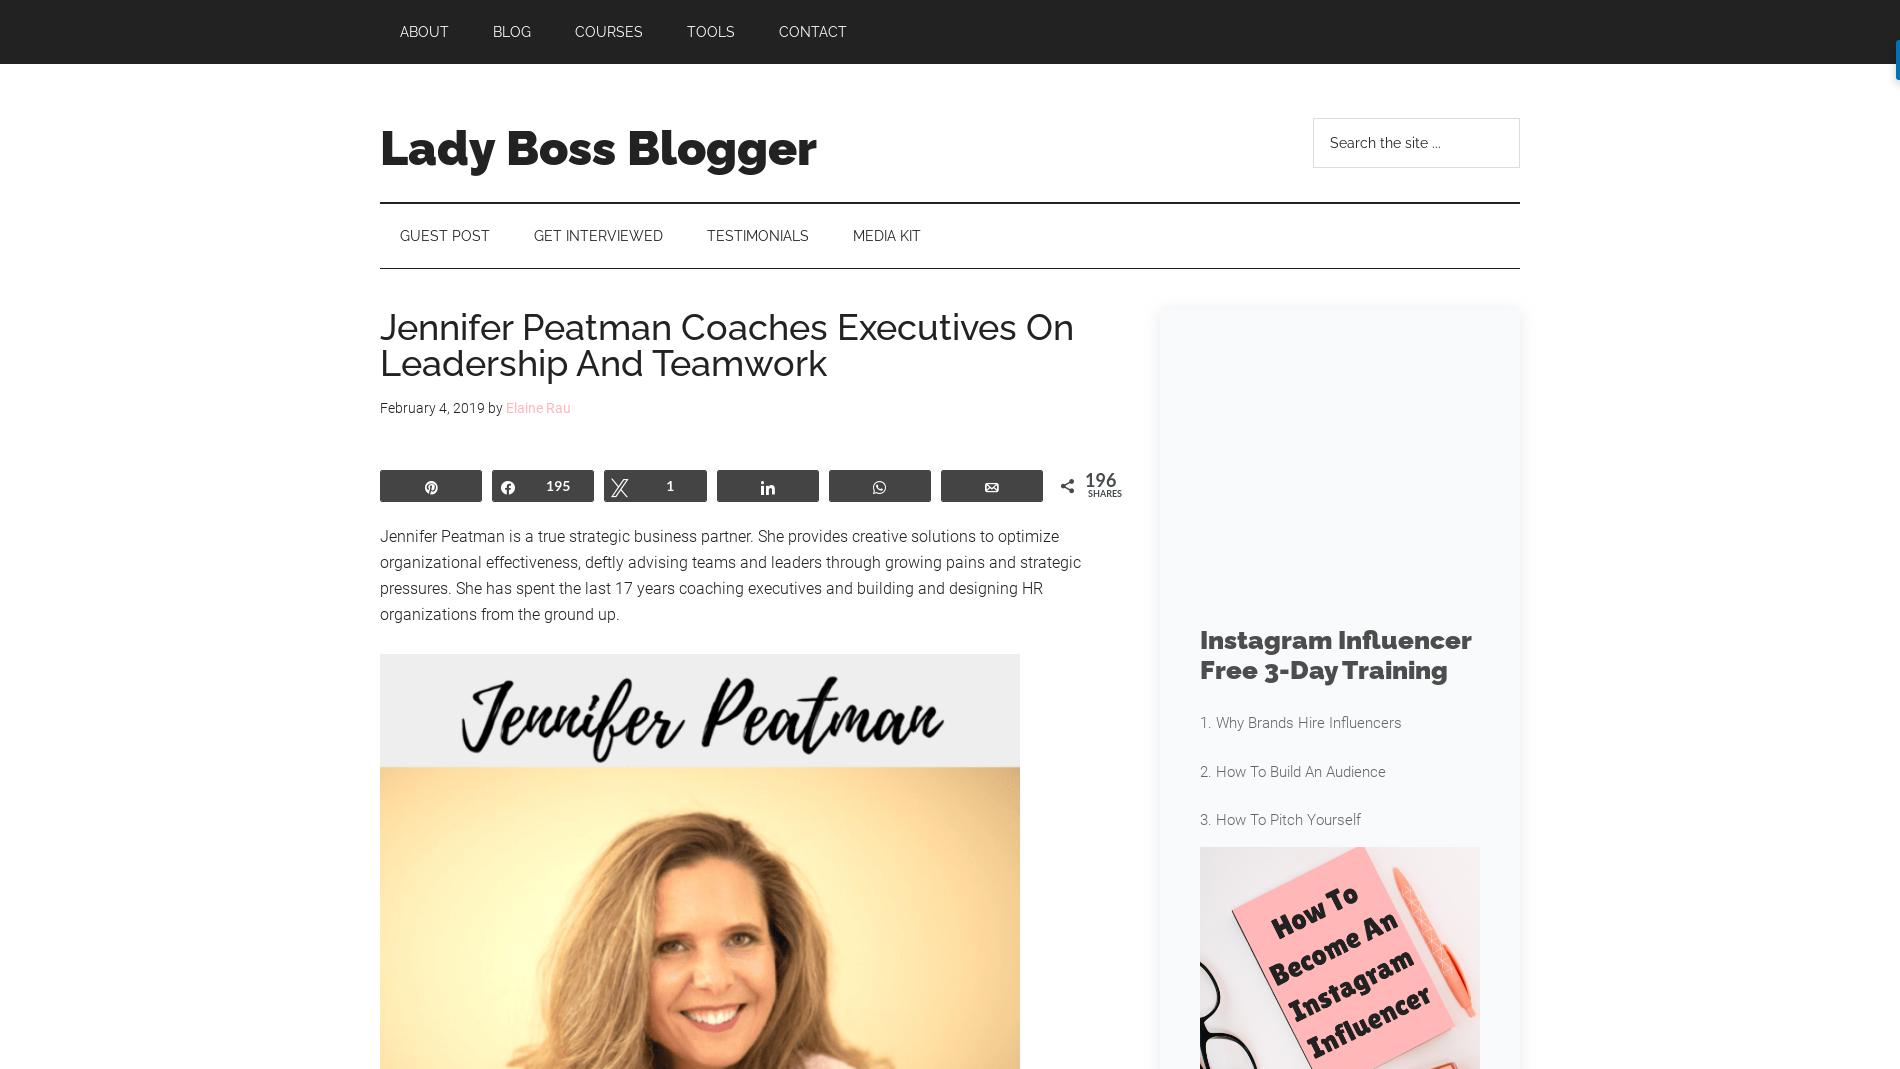 The height and width of the screenshot is (1069, 1900). What do you see at coordinates (398, 235) in the screenshot?
I see `'Guest Post'` at bounding box center [398, 235].